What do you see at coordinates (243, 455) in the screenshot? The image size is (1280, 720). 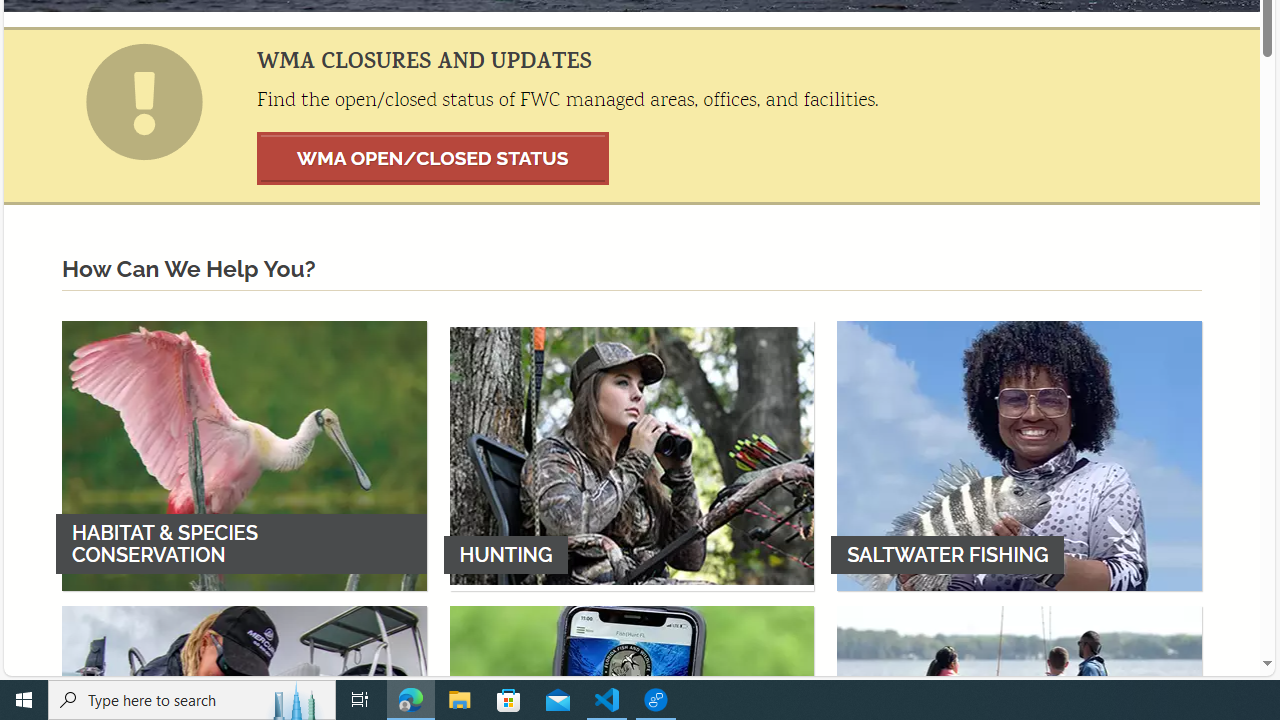 I see `'HABITAT & SPECIES CONSERVATION'` at bounding box center [243, 455].